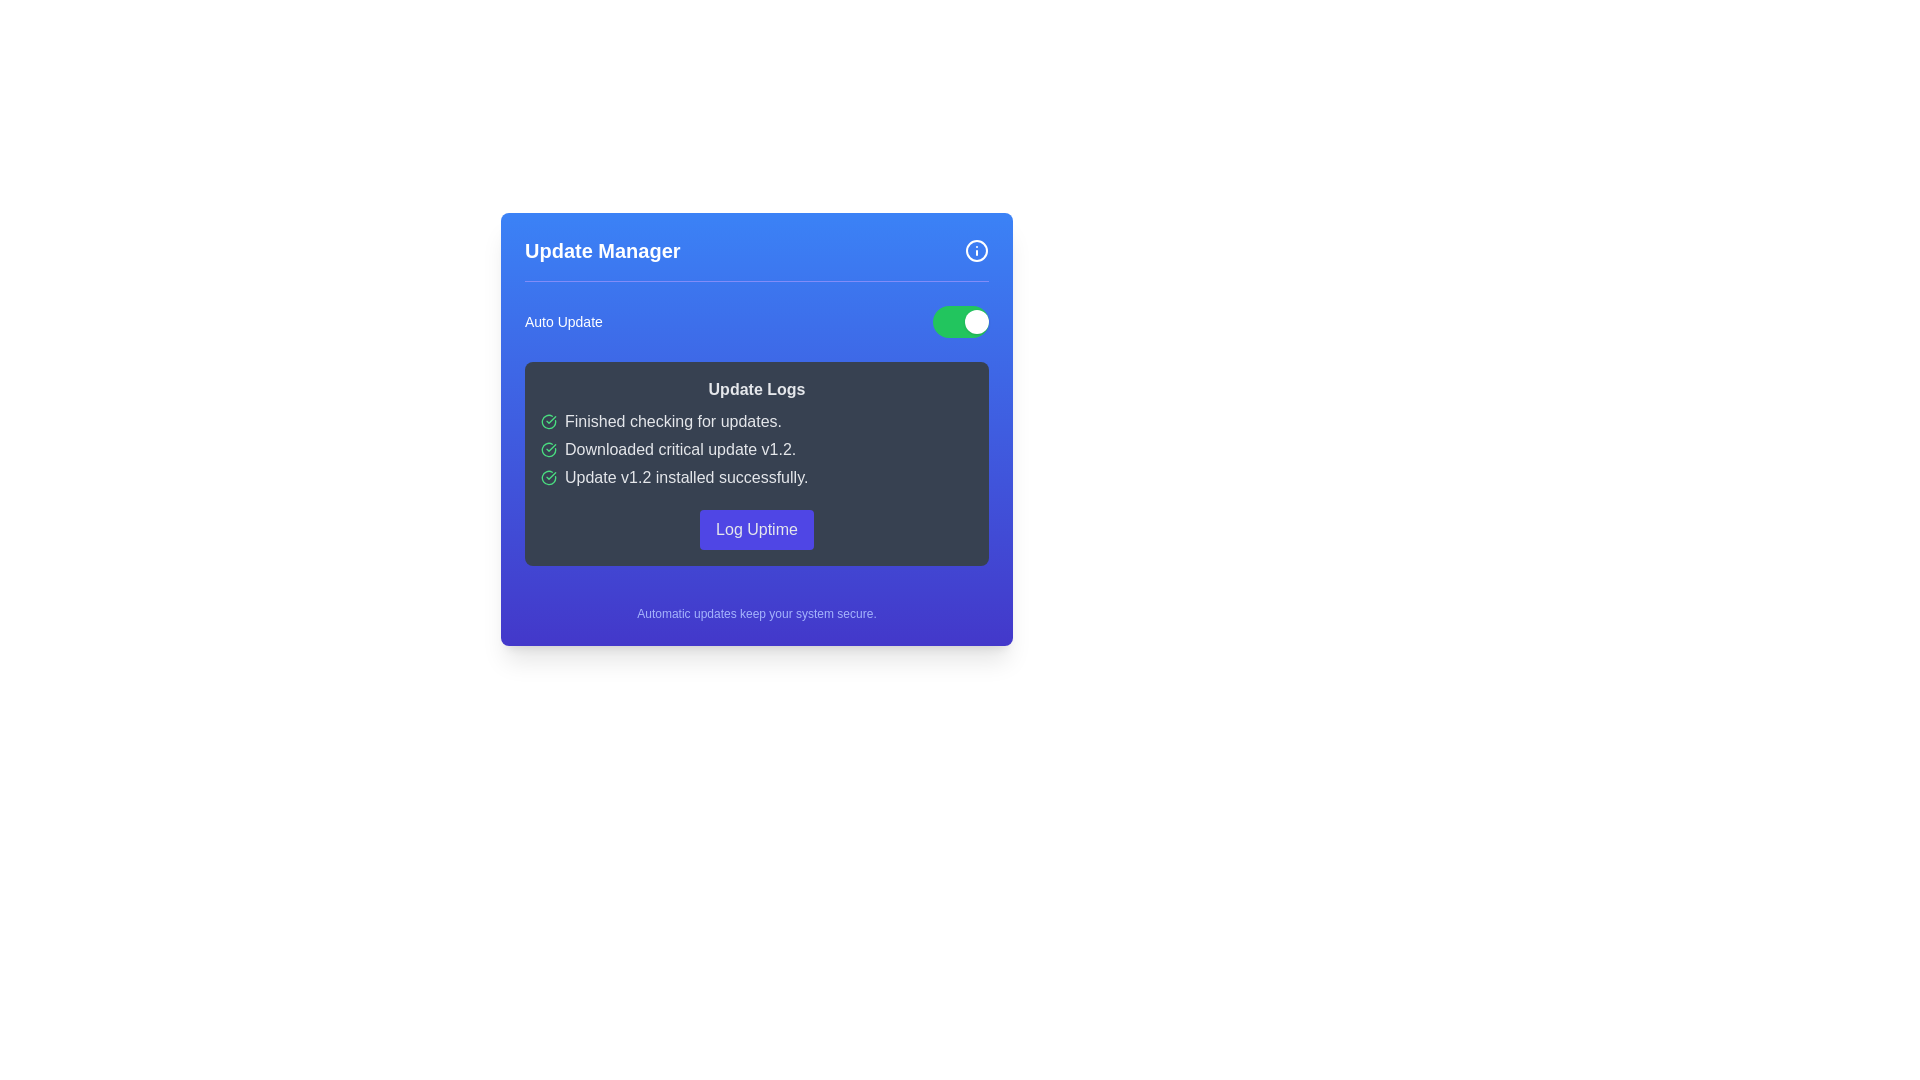 This screenshot has width=1920, height=1080. What do you see at coordinates (756, 528) in the screenshot?
I see `the button located at the bottom center of the 'Update Logs' section` at bounding box center [756, 528].